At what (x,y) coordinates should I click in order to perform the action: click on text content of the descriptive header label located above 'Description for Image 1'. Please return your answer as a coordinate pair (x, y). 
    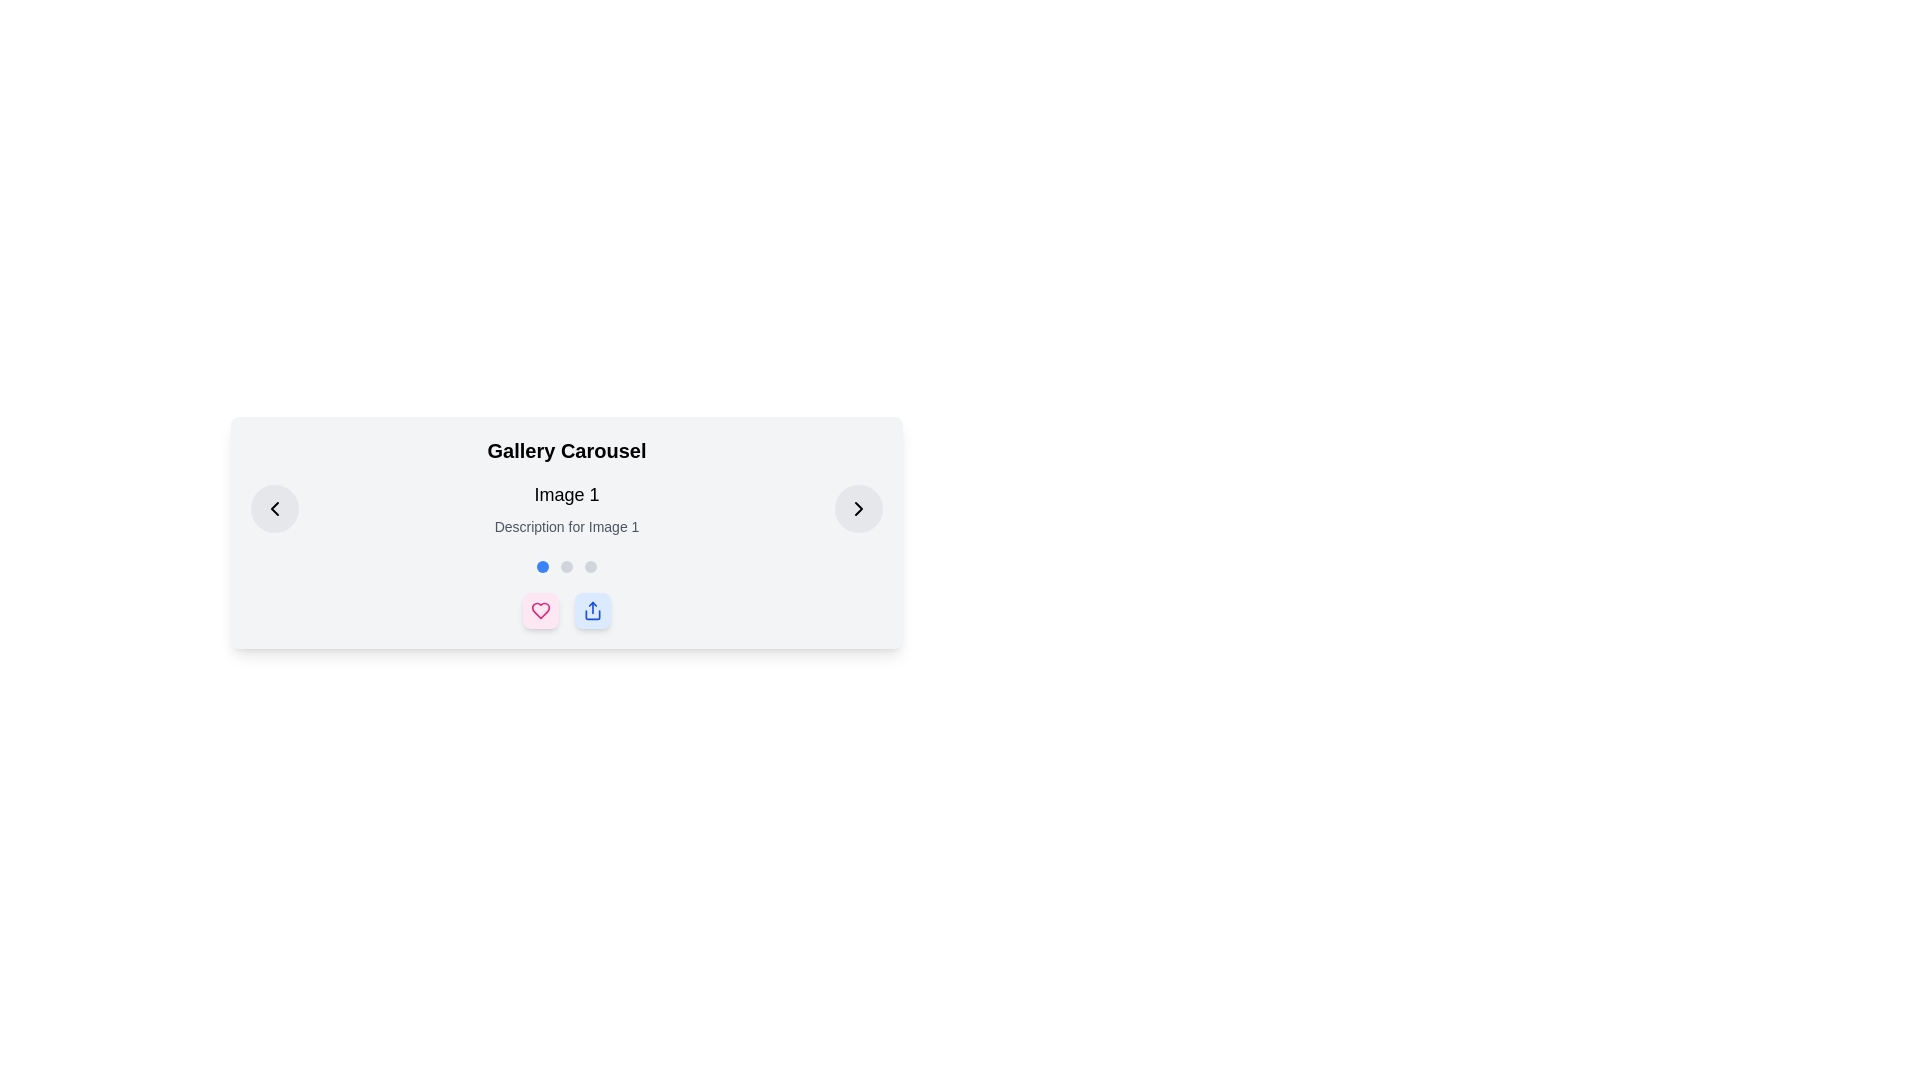
    Looking at the image, I should click on (565, 494).